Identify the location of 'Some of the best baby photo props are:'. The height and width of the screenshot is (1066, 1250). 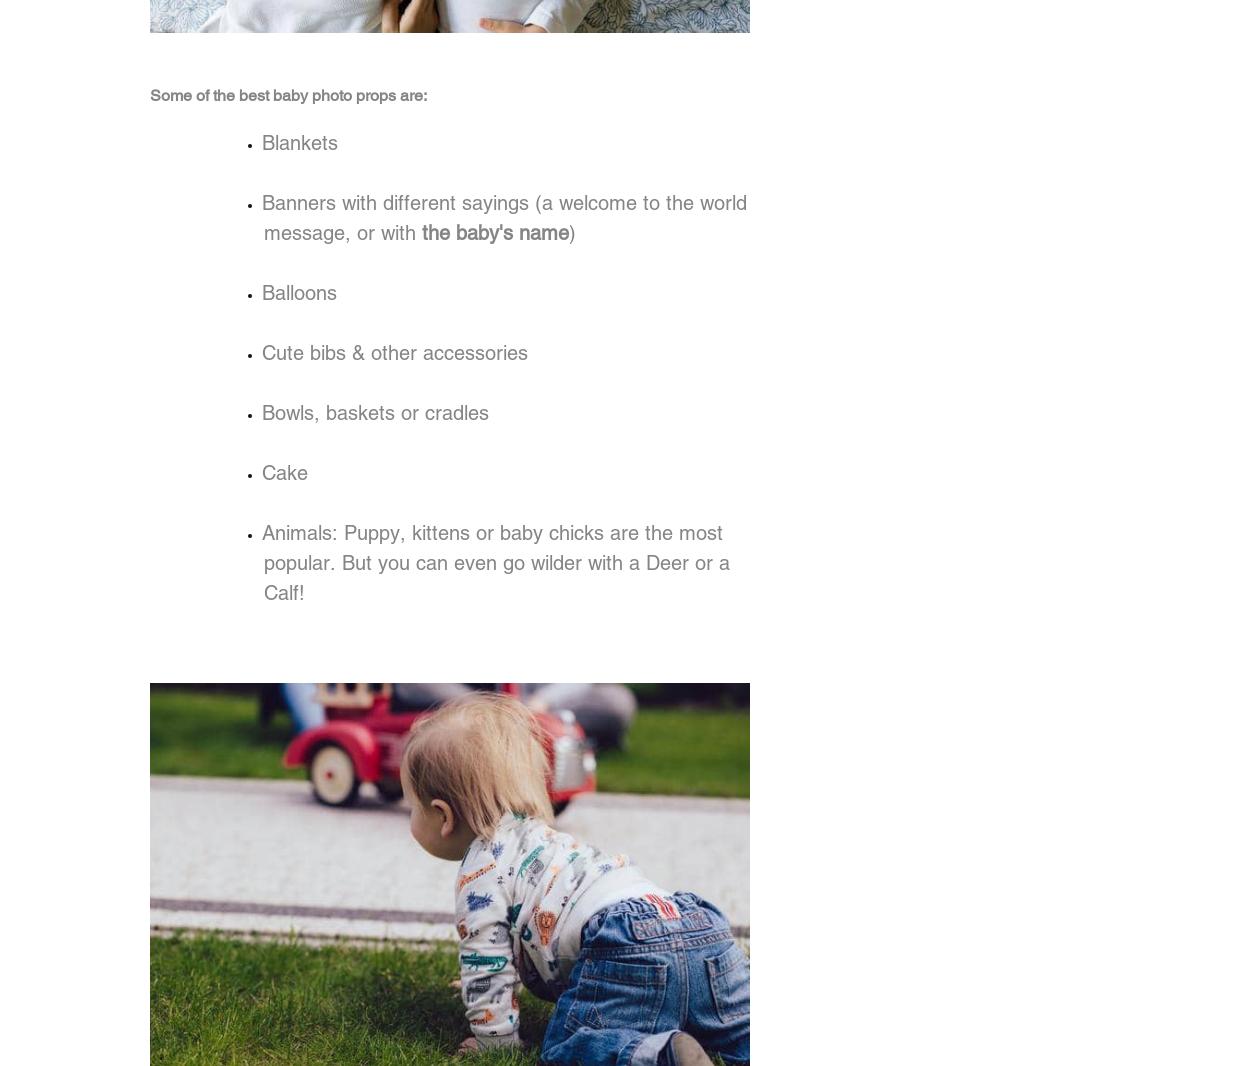
(288, 94).